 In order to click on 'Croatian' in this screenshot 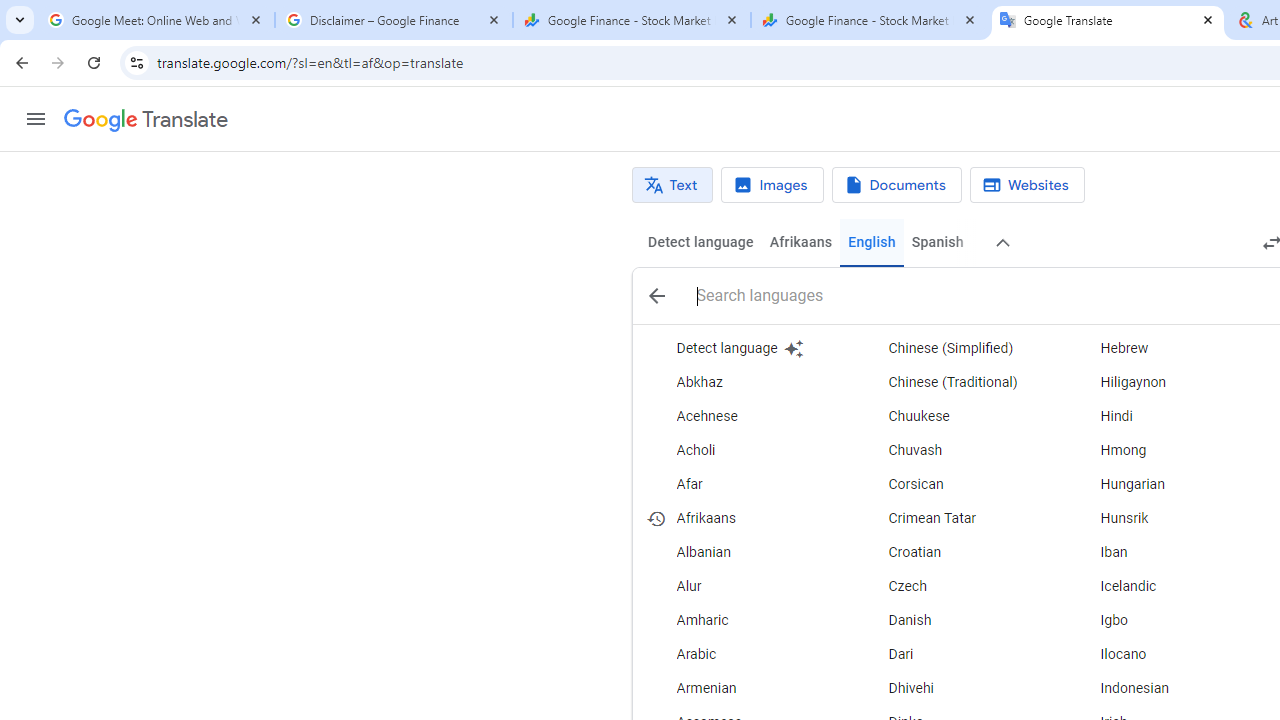, I will do `click(956, 552)`.